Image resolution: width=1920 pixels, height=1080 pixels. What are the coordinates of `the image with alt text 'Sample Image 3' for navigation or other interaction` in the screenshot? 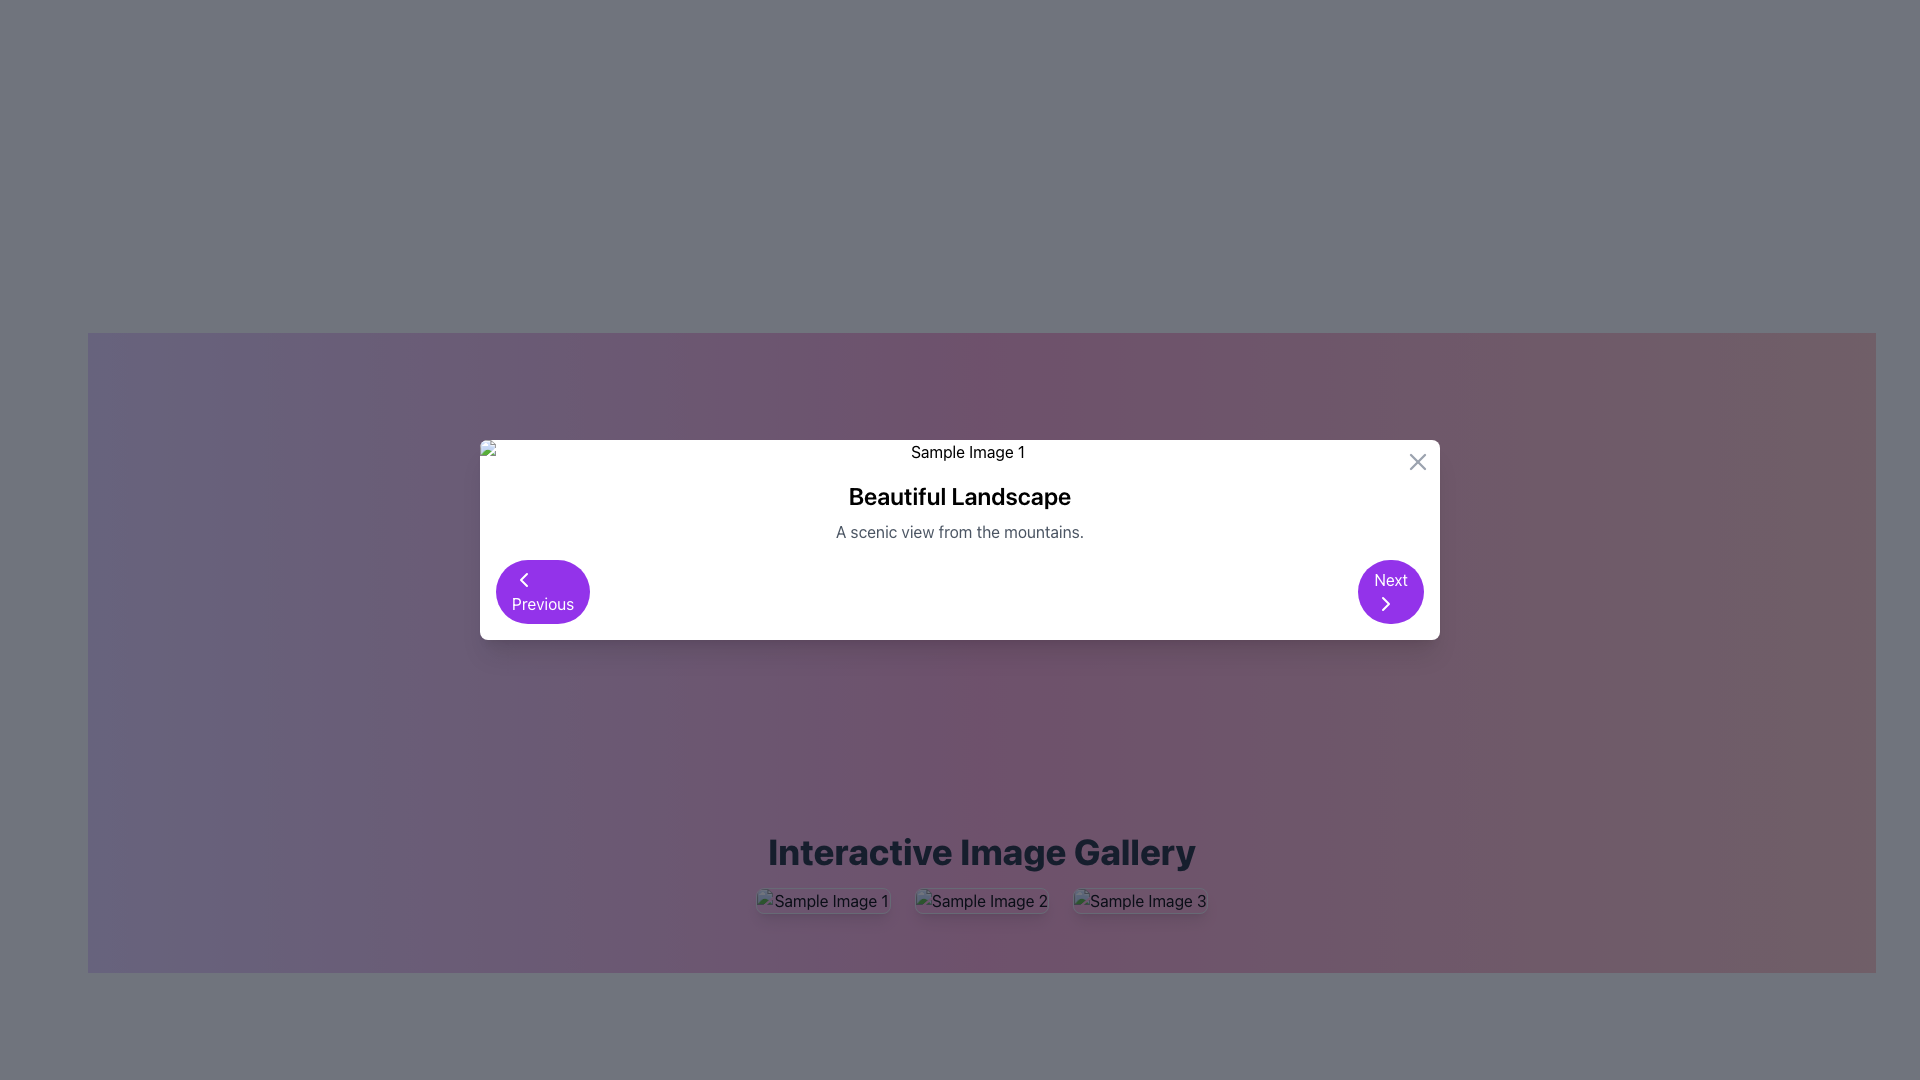 It's located at (1140, 901).